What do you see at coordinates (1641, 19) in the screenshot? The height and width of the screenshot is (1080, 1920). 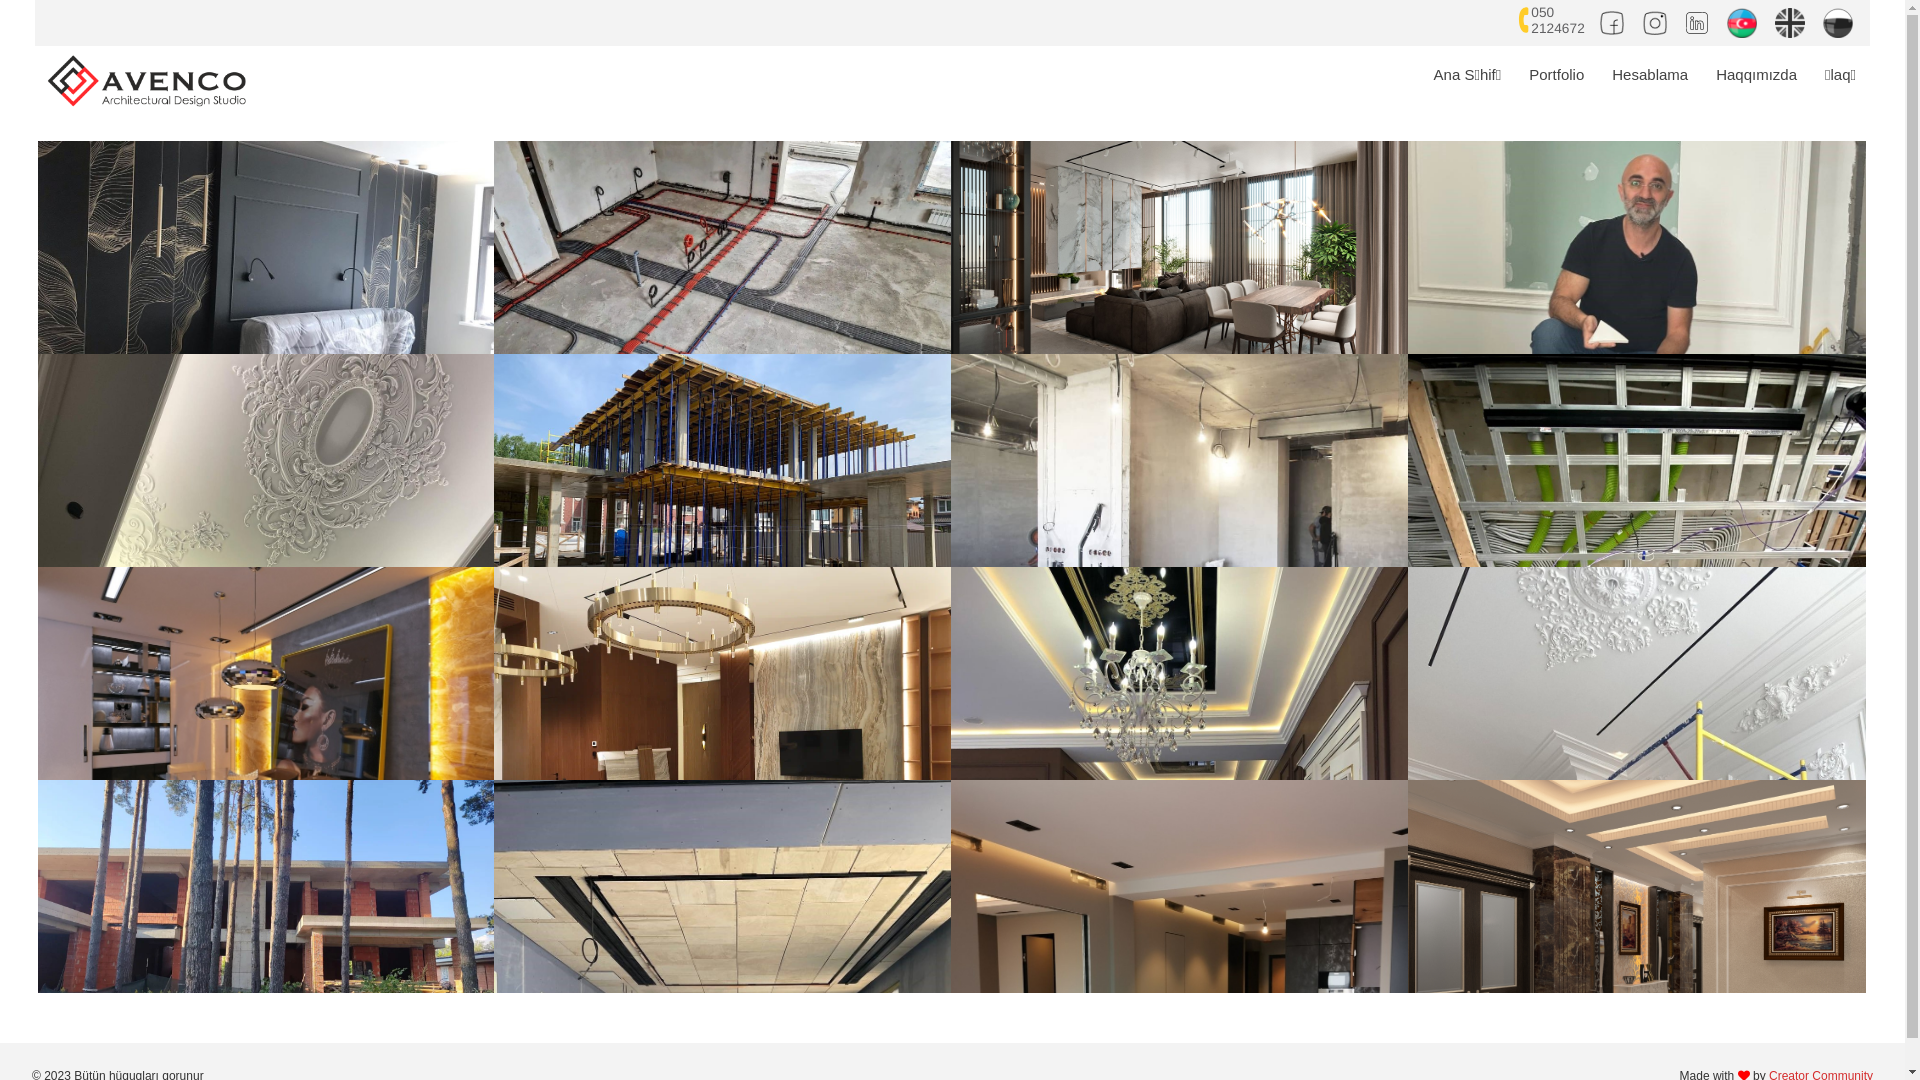 I see `'Instagram'` at bounding box center [1641, 19].